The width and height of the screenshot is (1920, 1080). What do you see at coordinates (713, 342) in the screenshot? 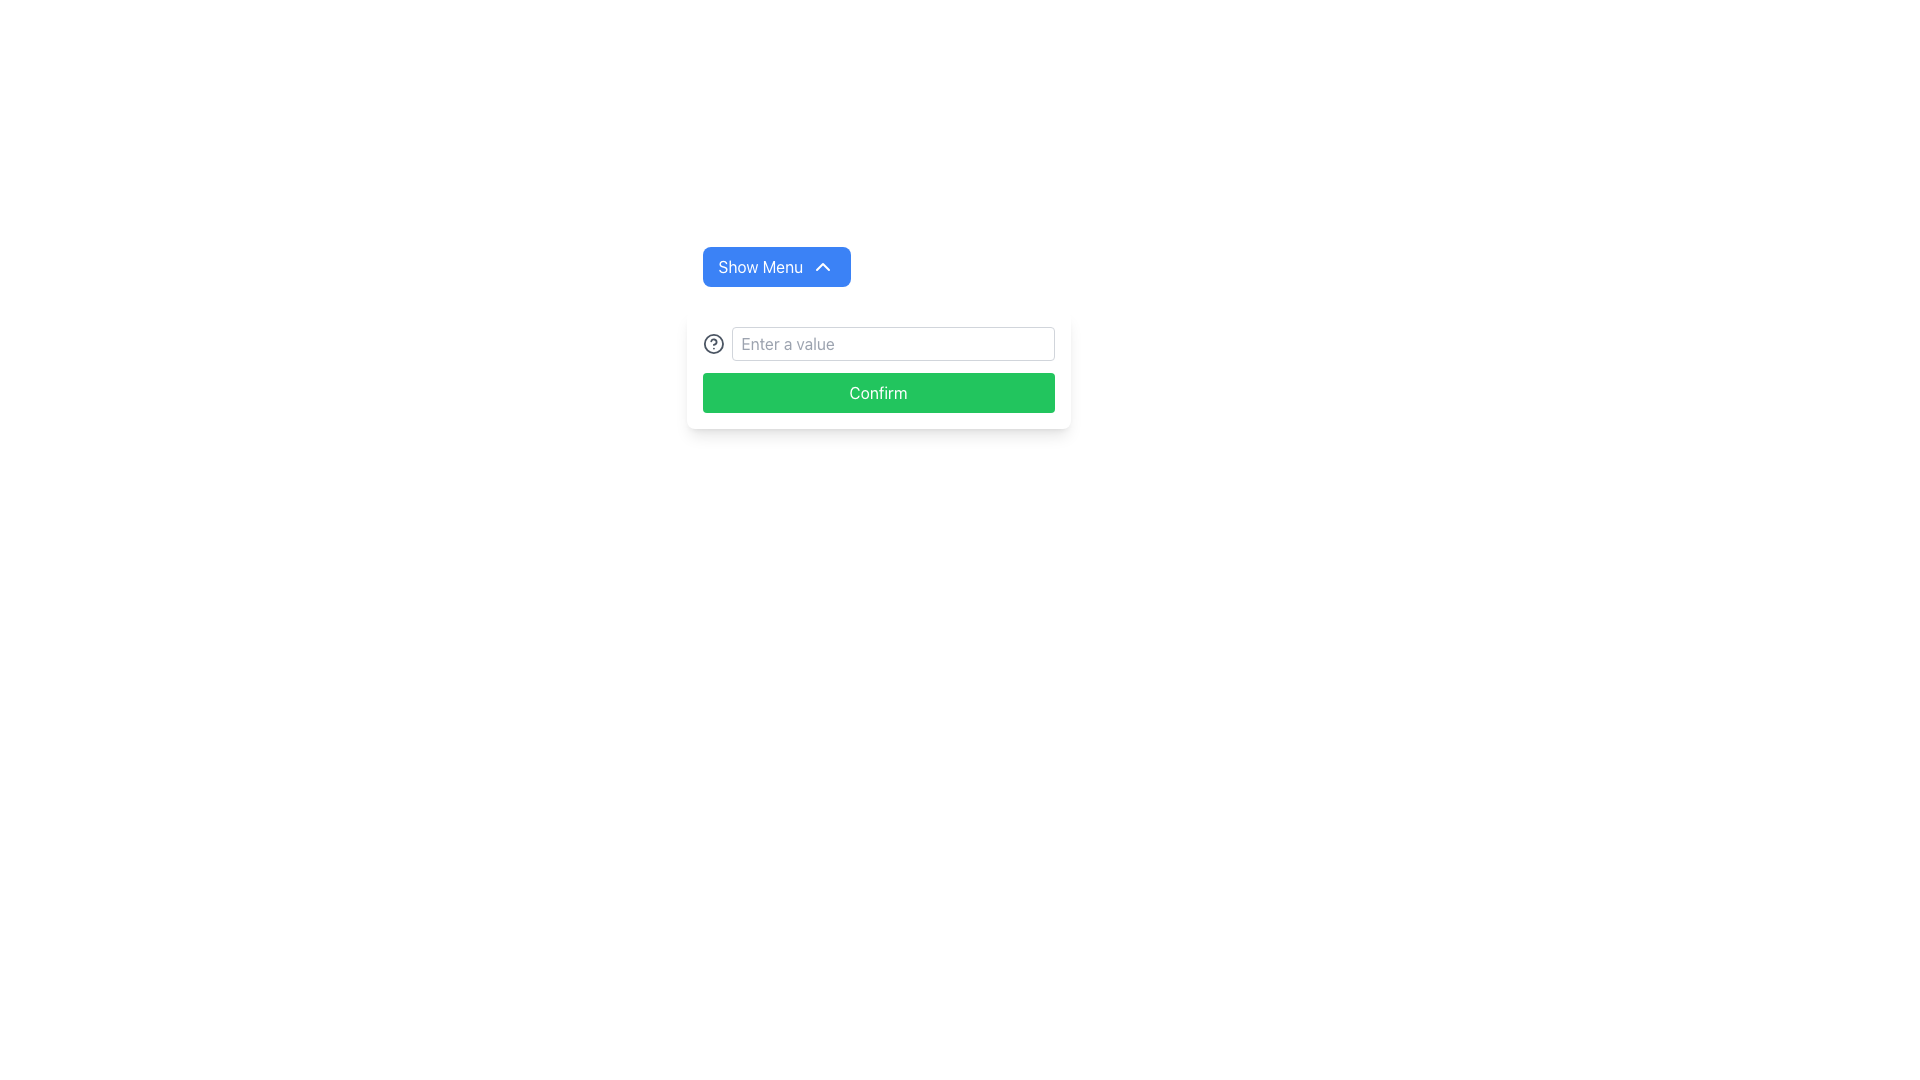
I see `the circular informational icon located on the left side of the text input field labeled 'Enter a value'` at bounding box center [713, 342].